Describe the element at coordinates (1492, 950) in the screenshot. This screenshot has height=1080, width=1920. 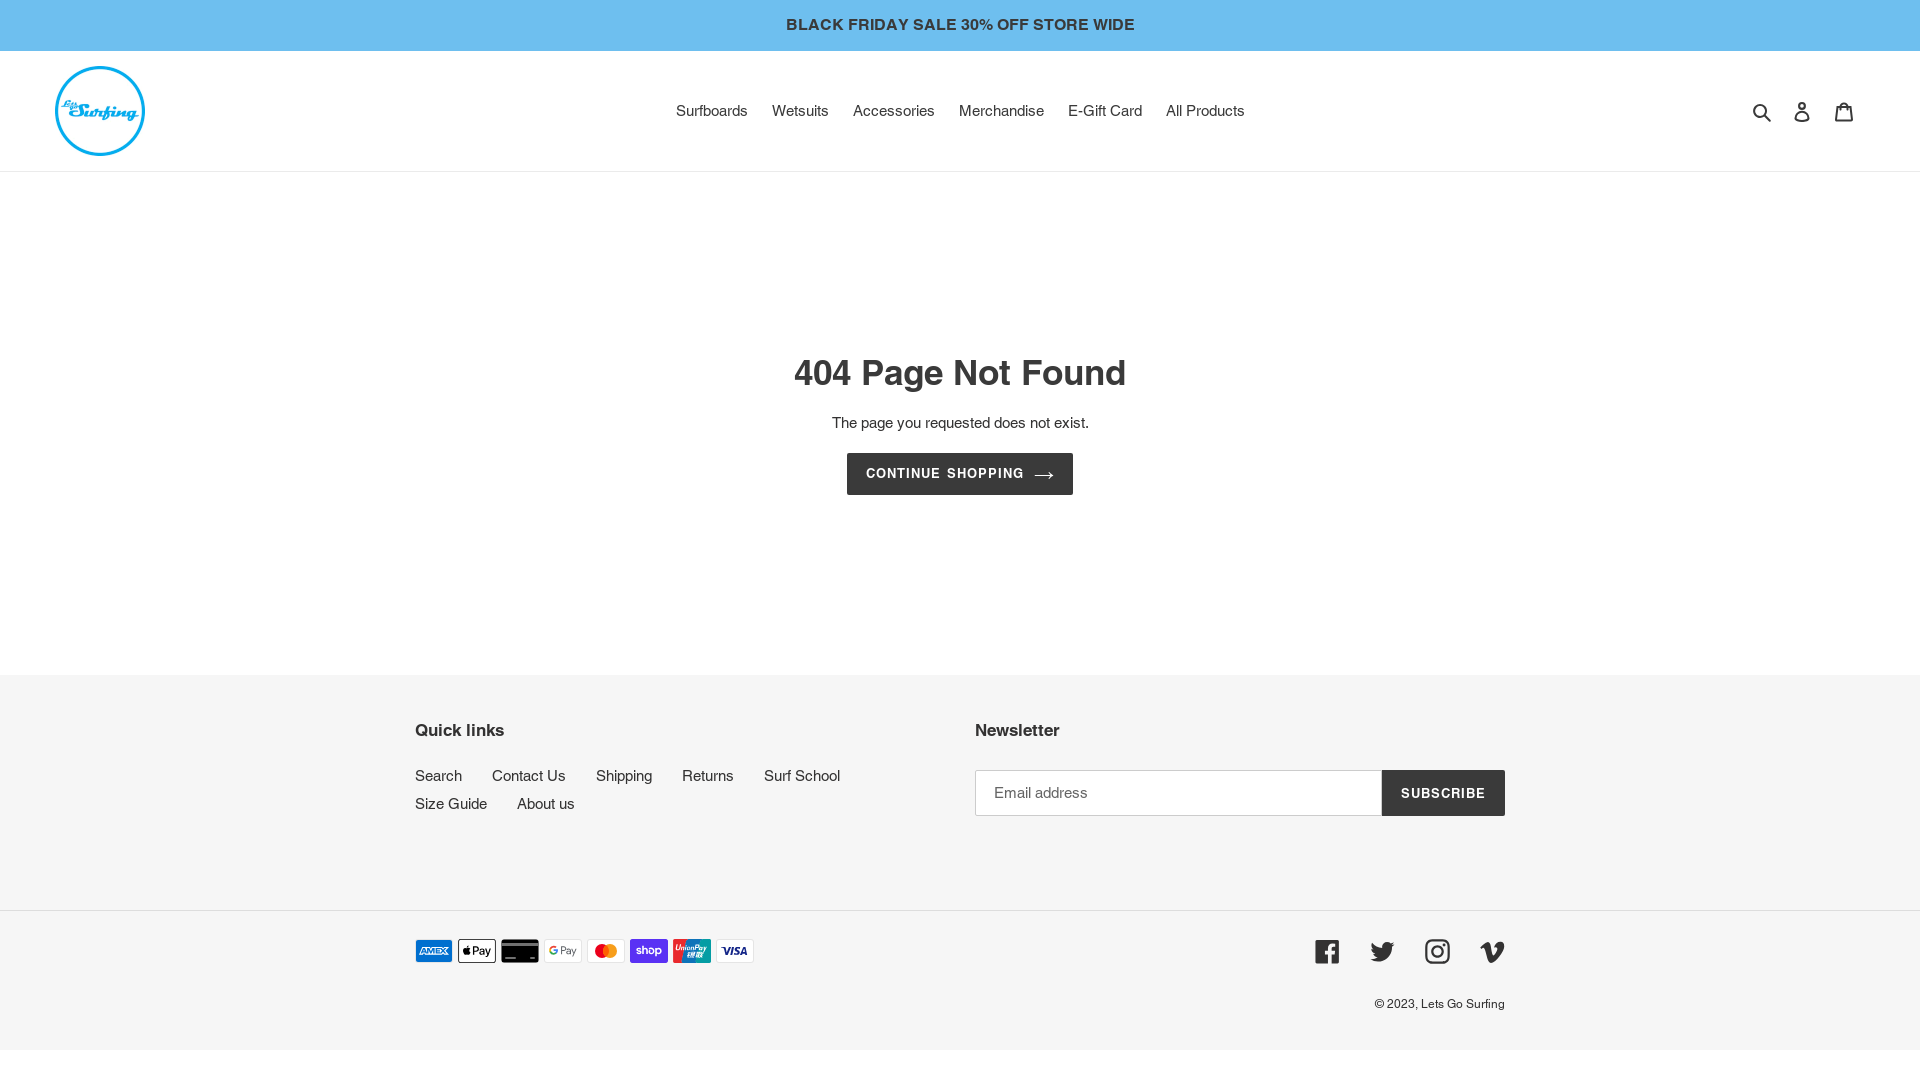
I see `'Vimeo'` at that location.